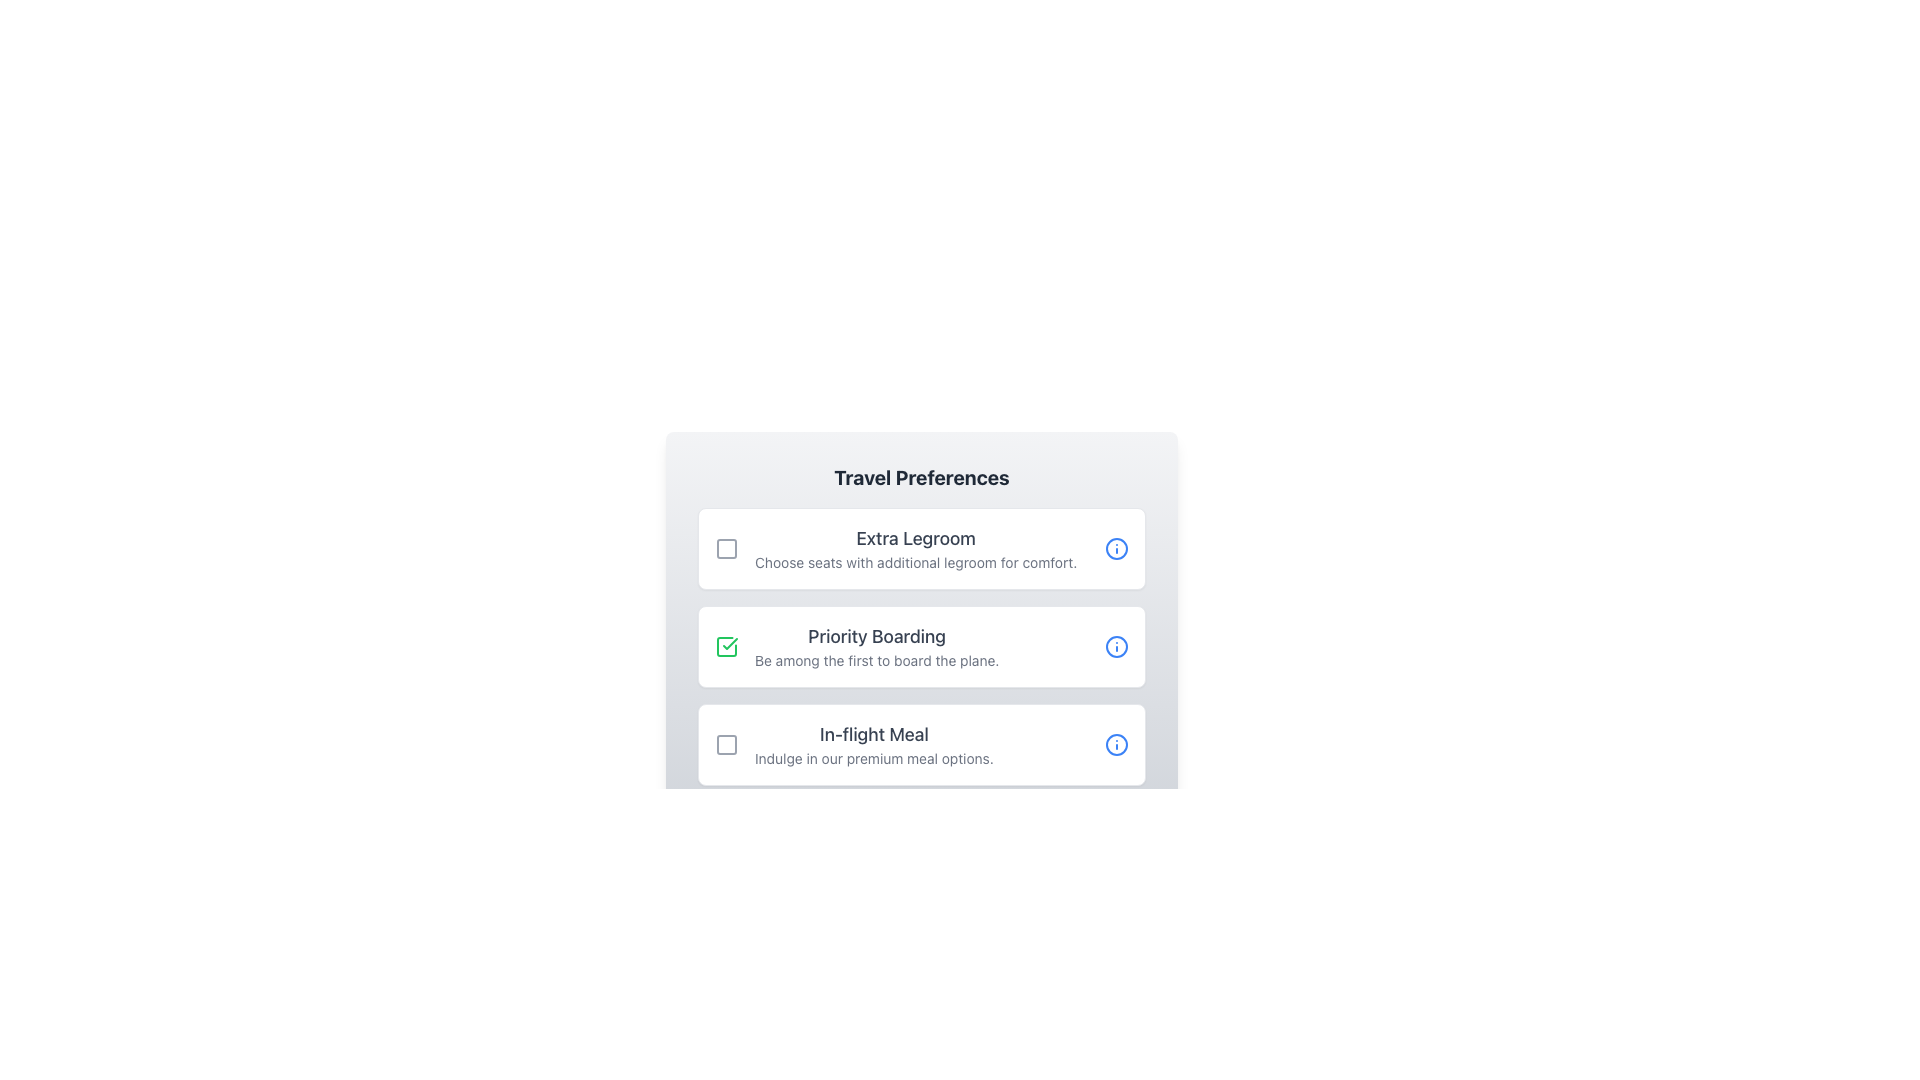  I want to click on the title text element that reads 'Travel Preferences', which is bold, dark gray, and centered at the top of the interface, so click(920, 478).